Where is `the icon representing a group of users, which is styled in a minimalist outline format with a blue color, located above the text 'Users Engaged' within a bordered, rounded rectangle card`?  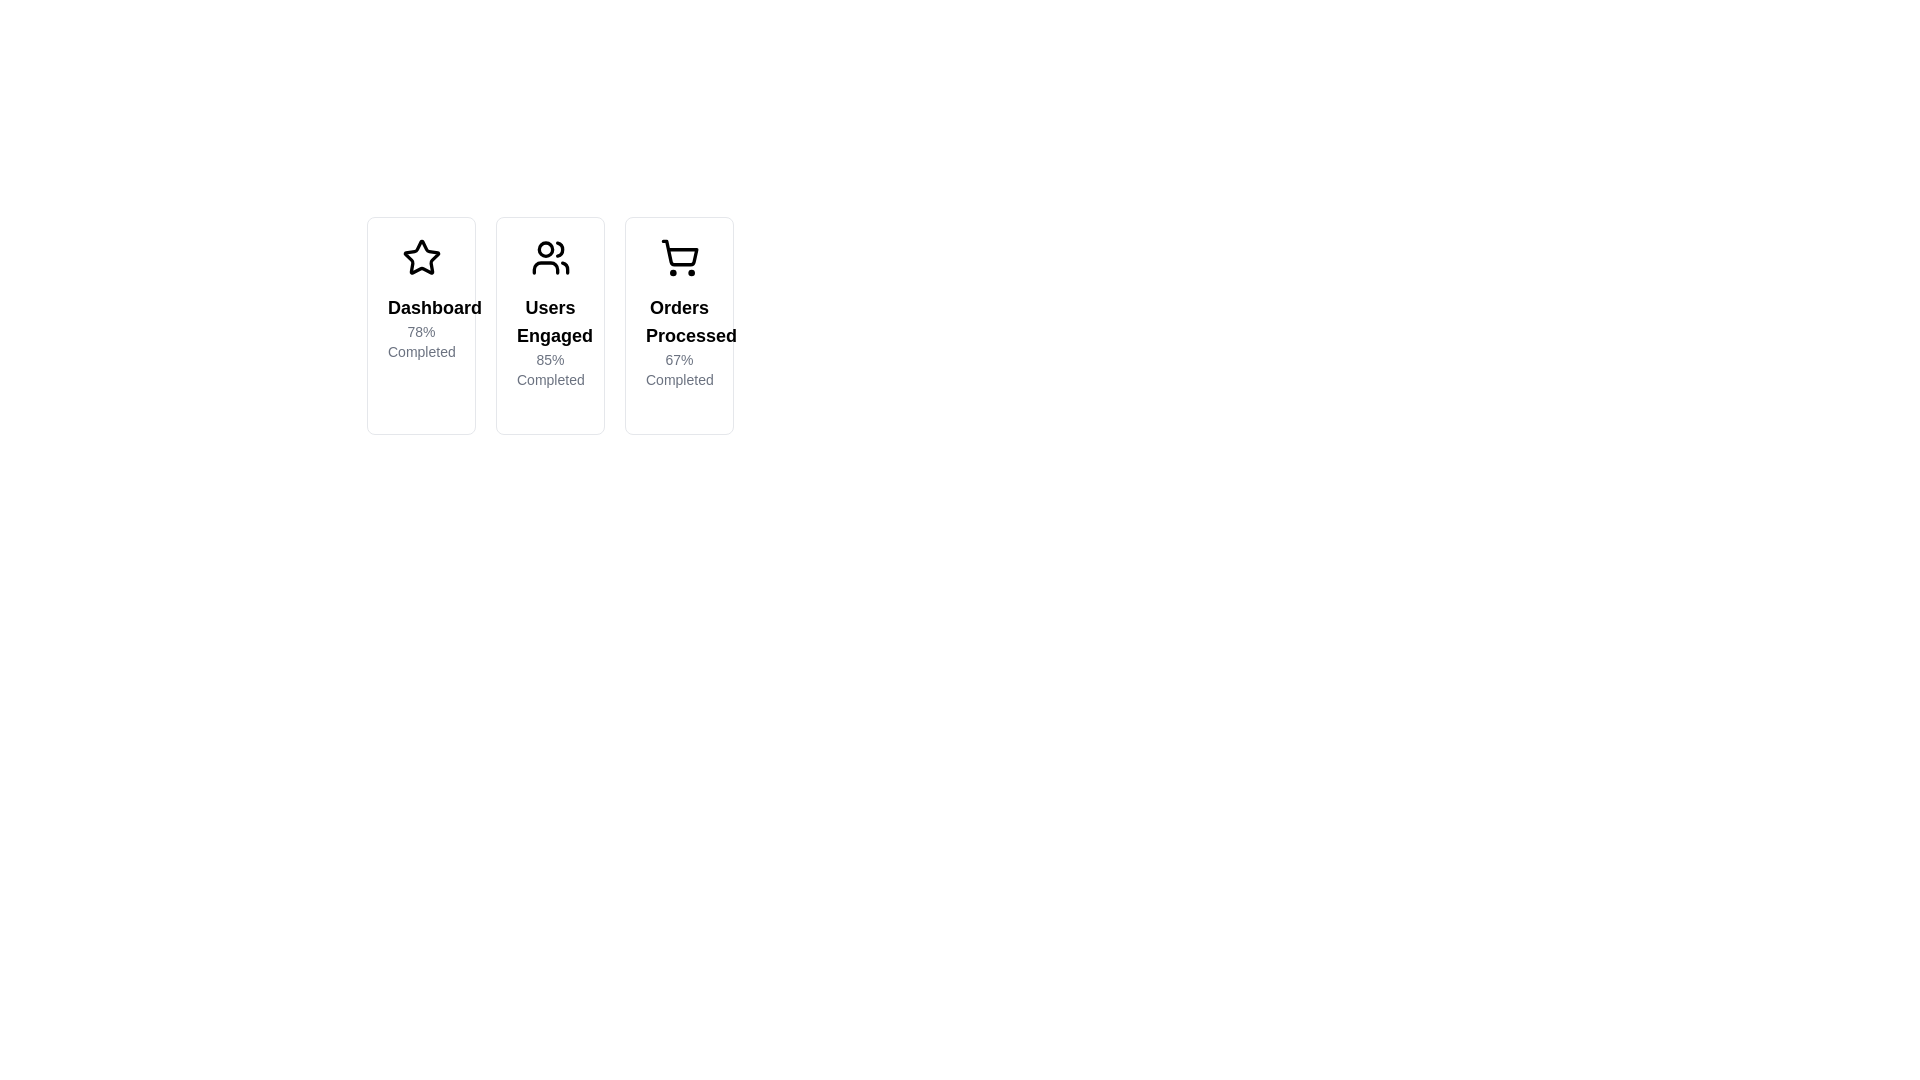
the icon representing a group of users, which is styled in a minimalist outline format with a blue color, located above the text 'Users Engaged' within a bordered, rounded rectangle card is located at coordinates (550, 257).